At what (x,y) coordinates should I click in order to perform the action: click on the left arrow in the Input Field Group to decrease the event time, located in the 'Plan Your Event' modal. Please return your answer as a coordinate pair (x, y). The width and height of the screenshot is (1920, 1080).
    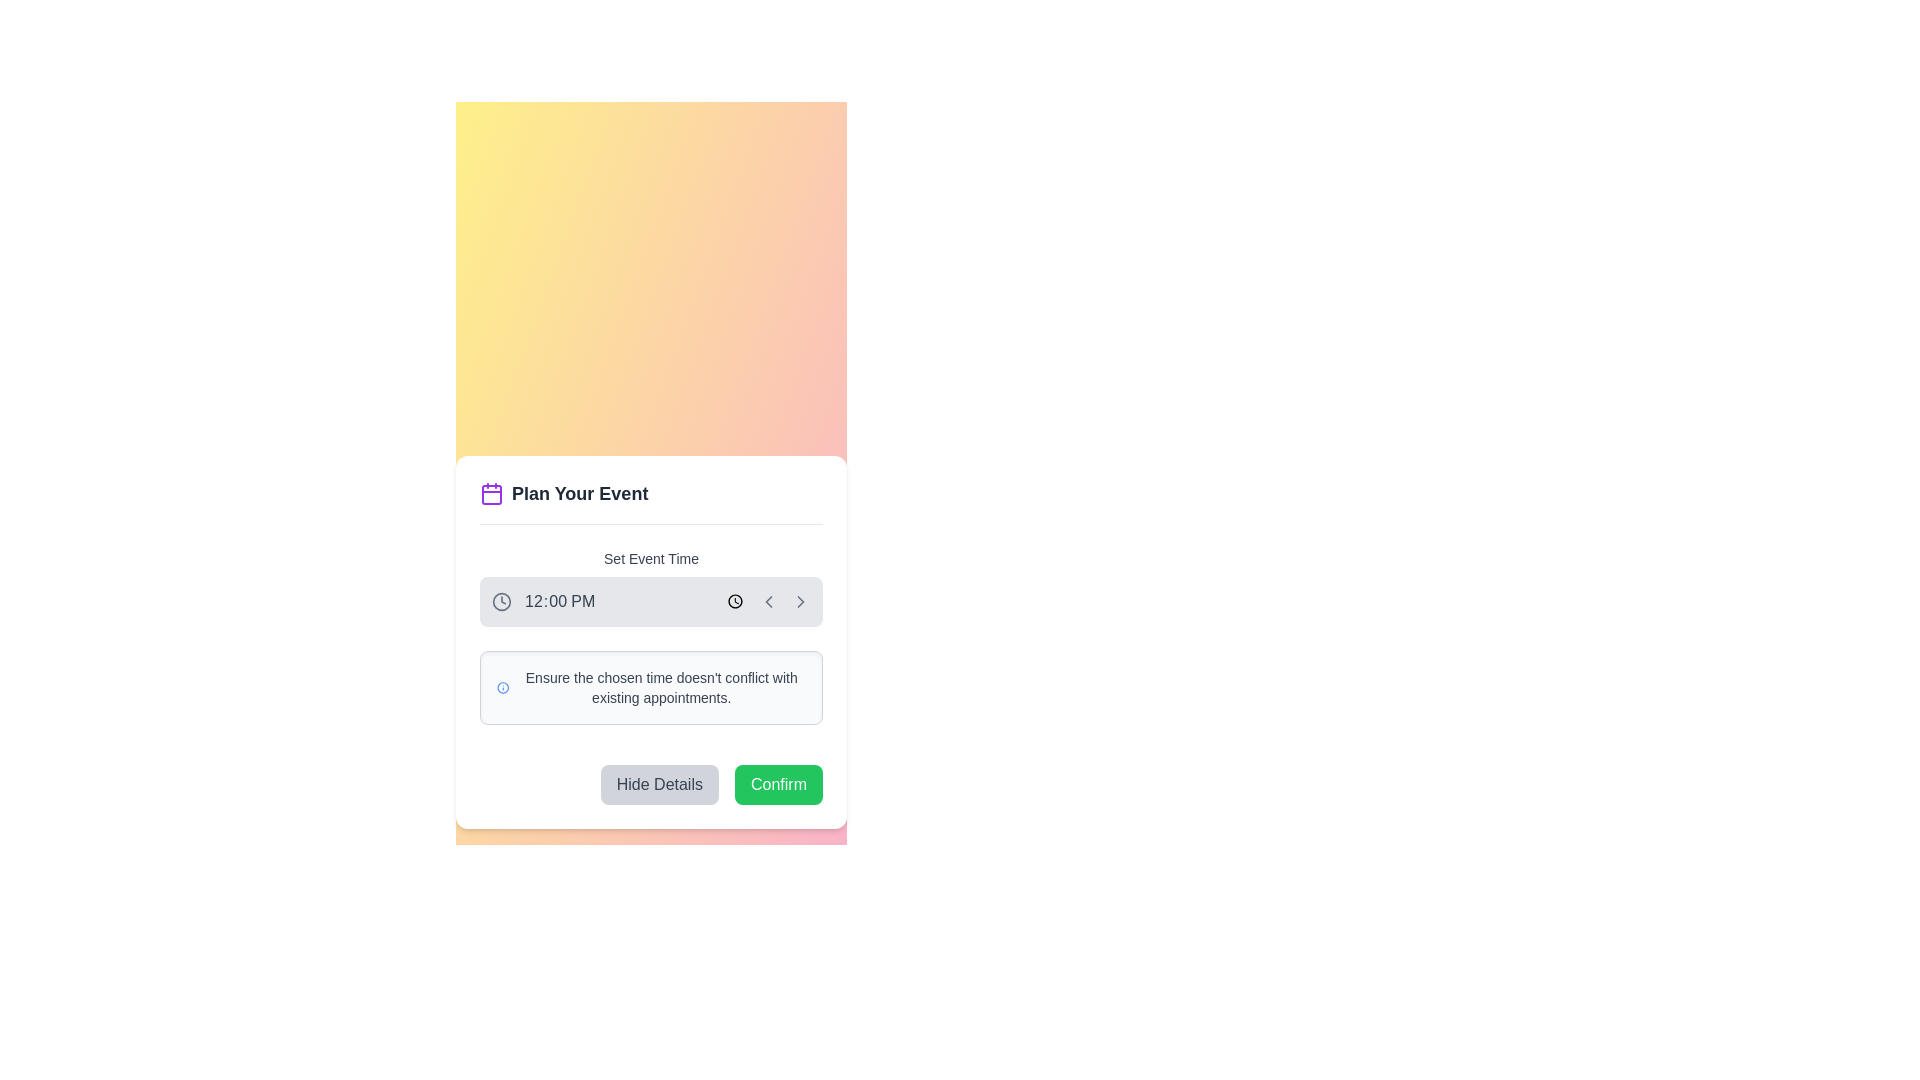
    Looking at the image, I should click on (651, 586).